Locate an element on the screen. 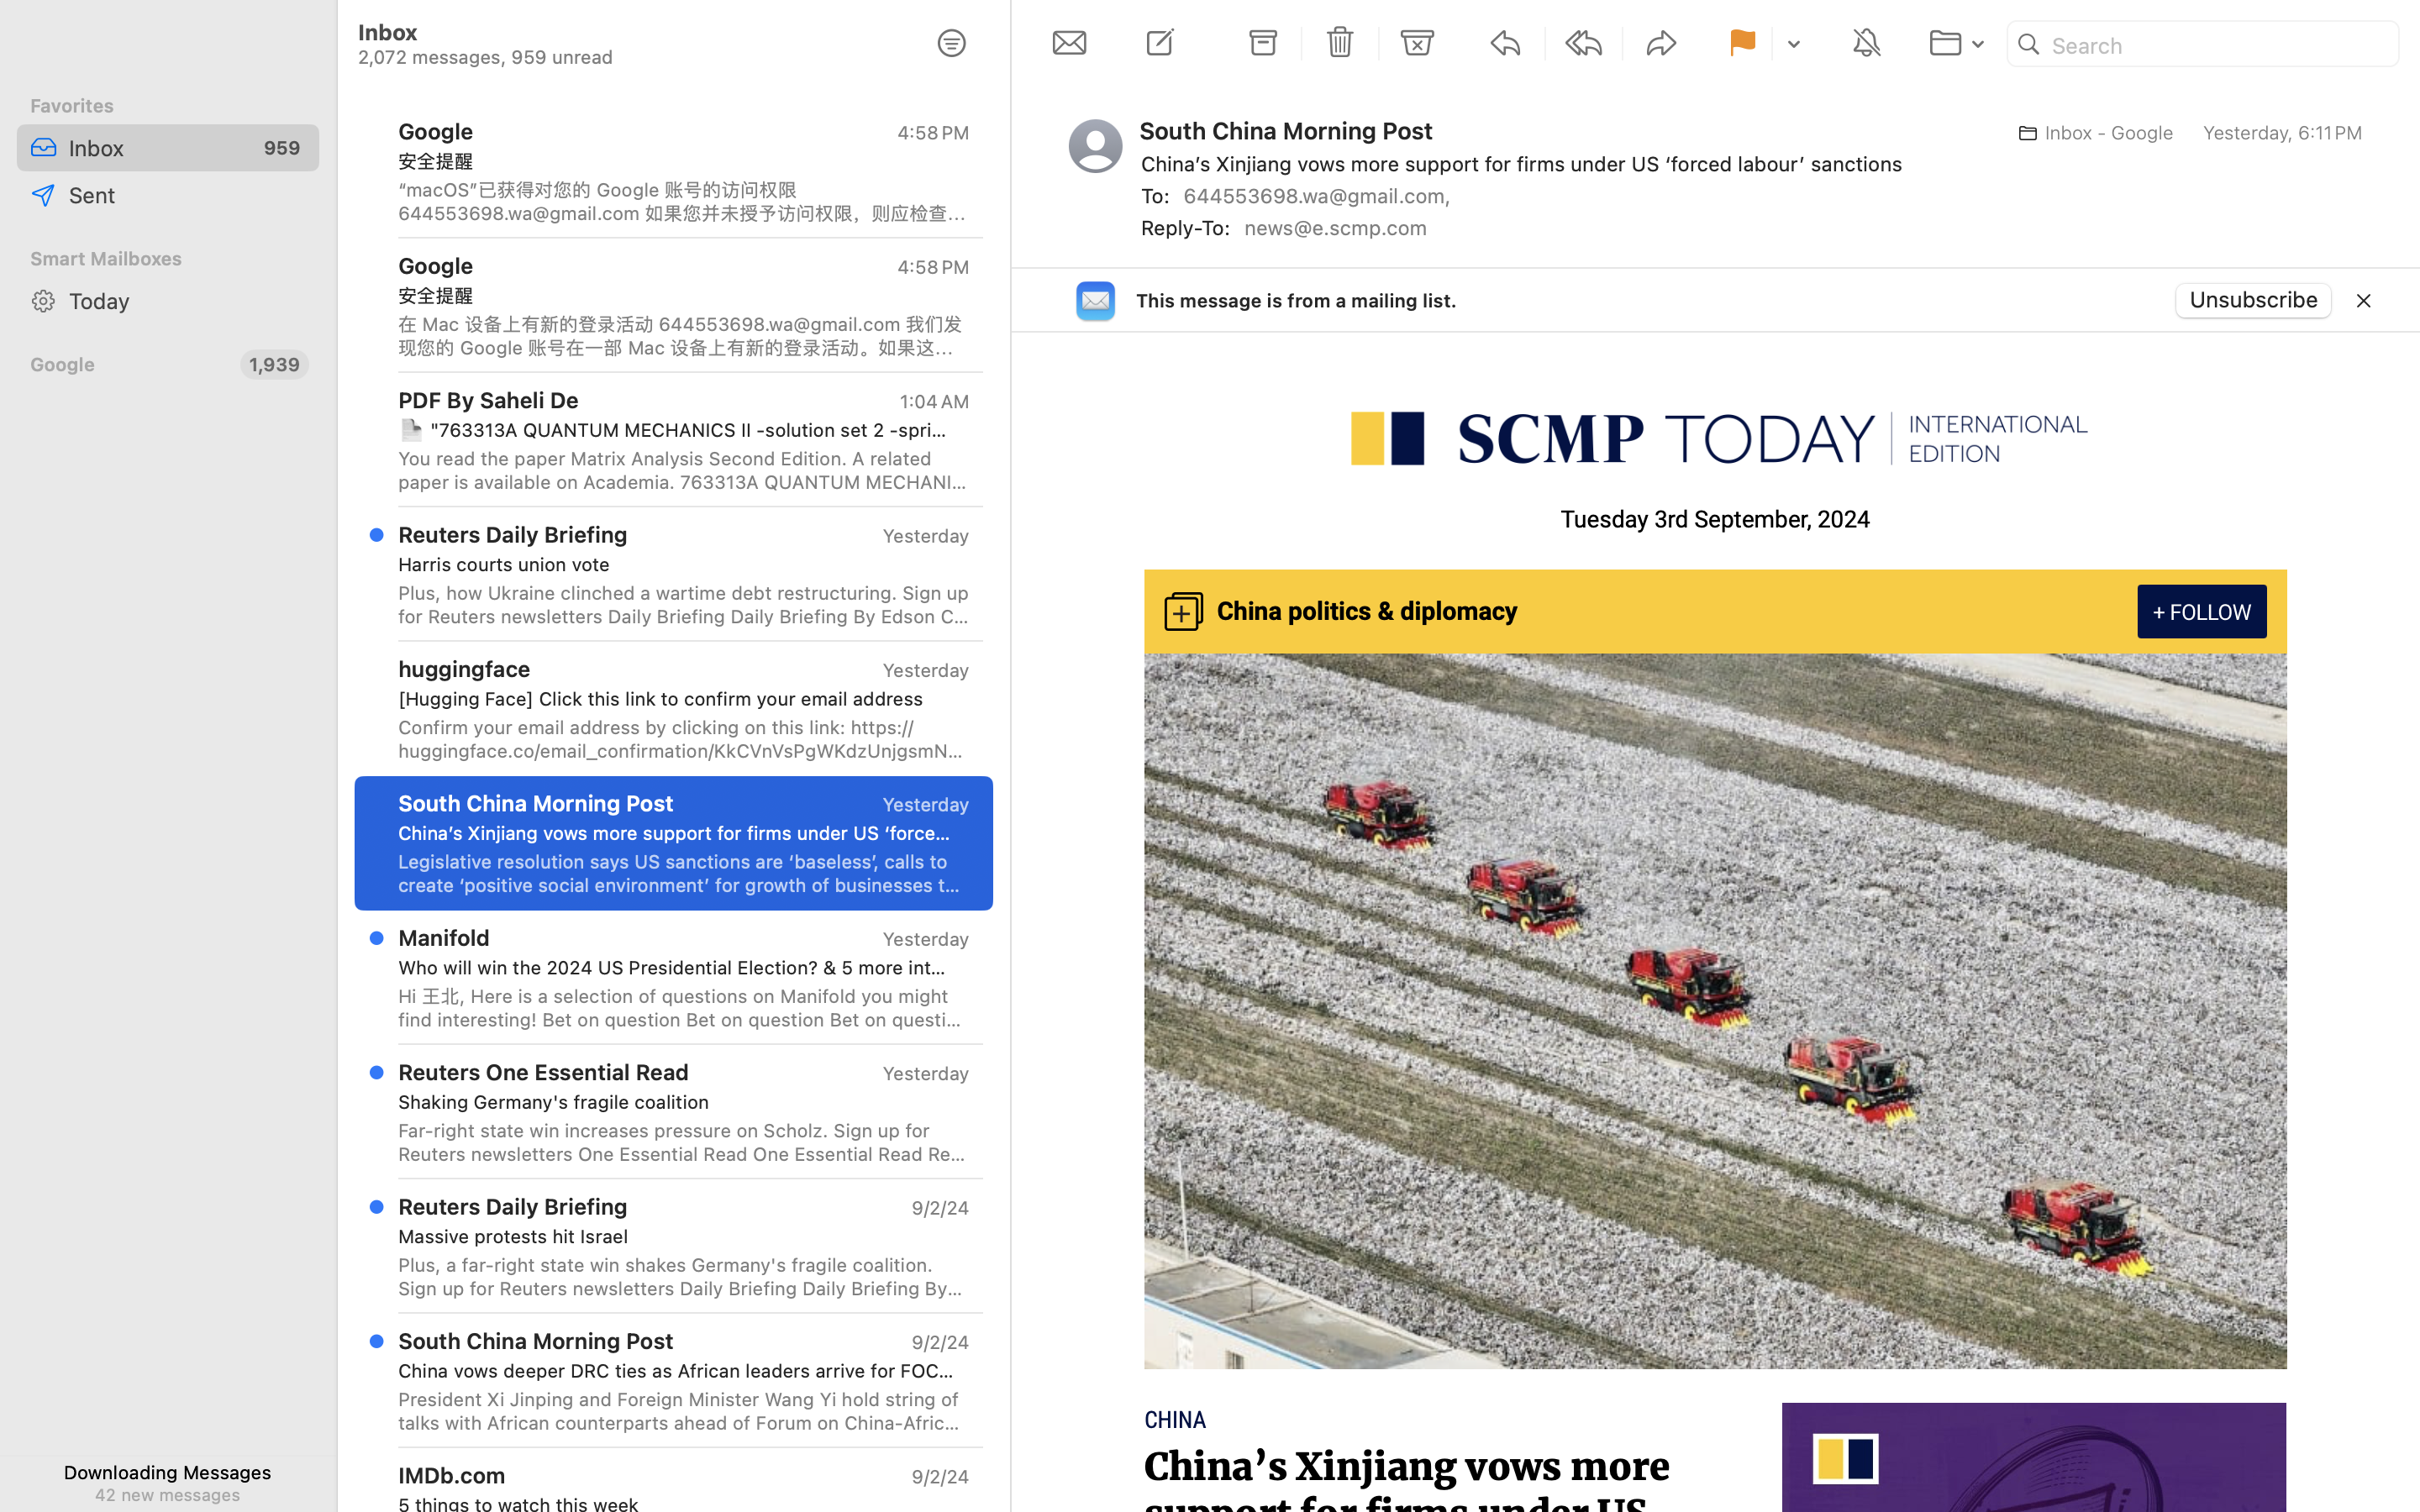  'CHINA' is located at coordinates (1176, 1419).